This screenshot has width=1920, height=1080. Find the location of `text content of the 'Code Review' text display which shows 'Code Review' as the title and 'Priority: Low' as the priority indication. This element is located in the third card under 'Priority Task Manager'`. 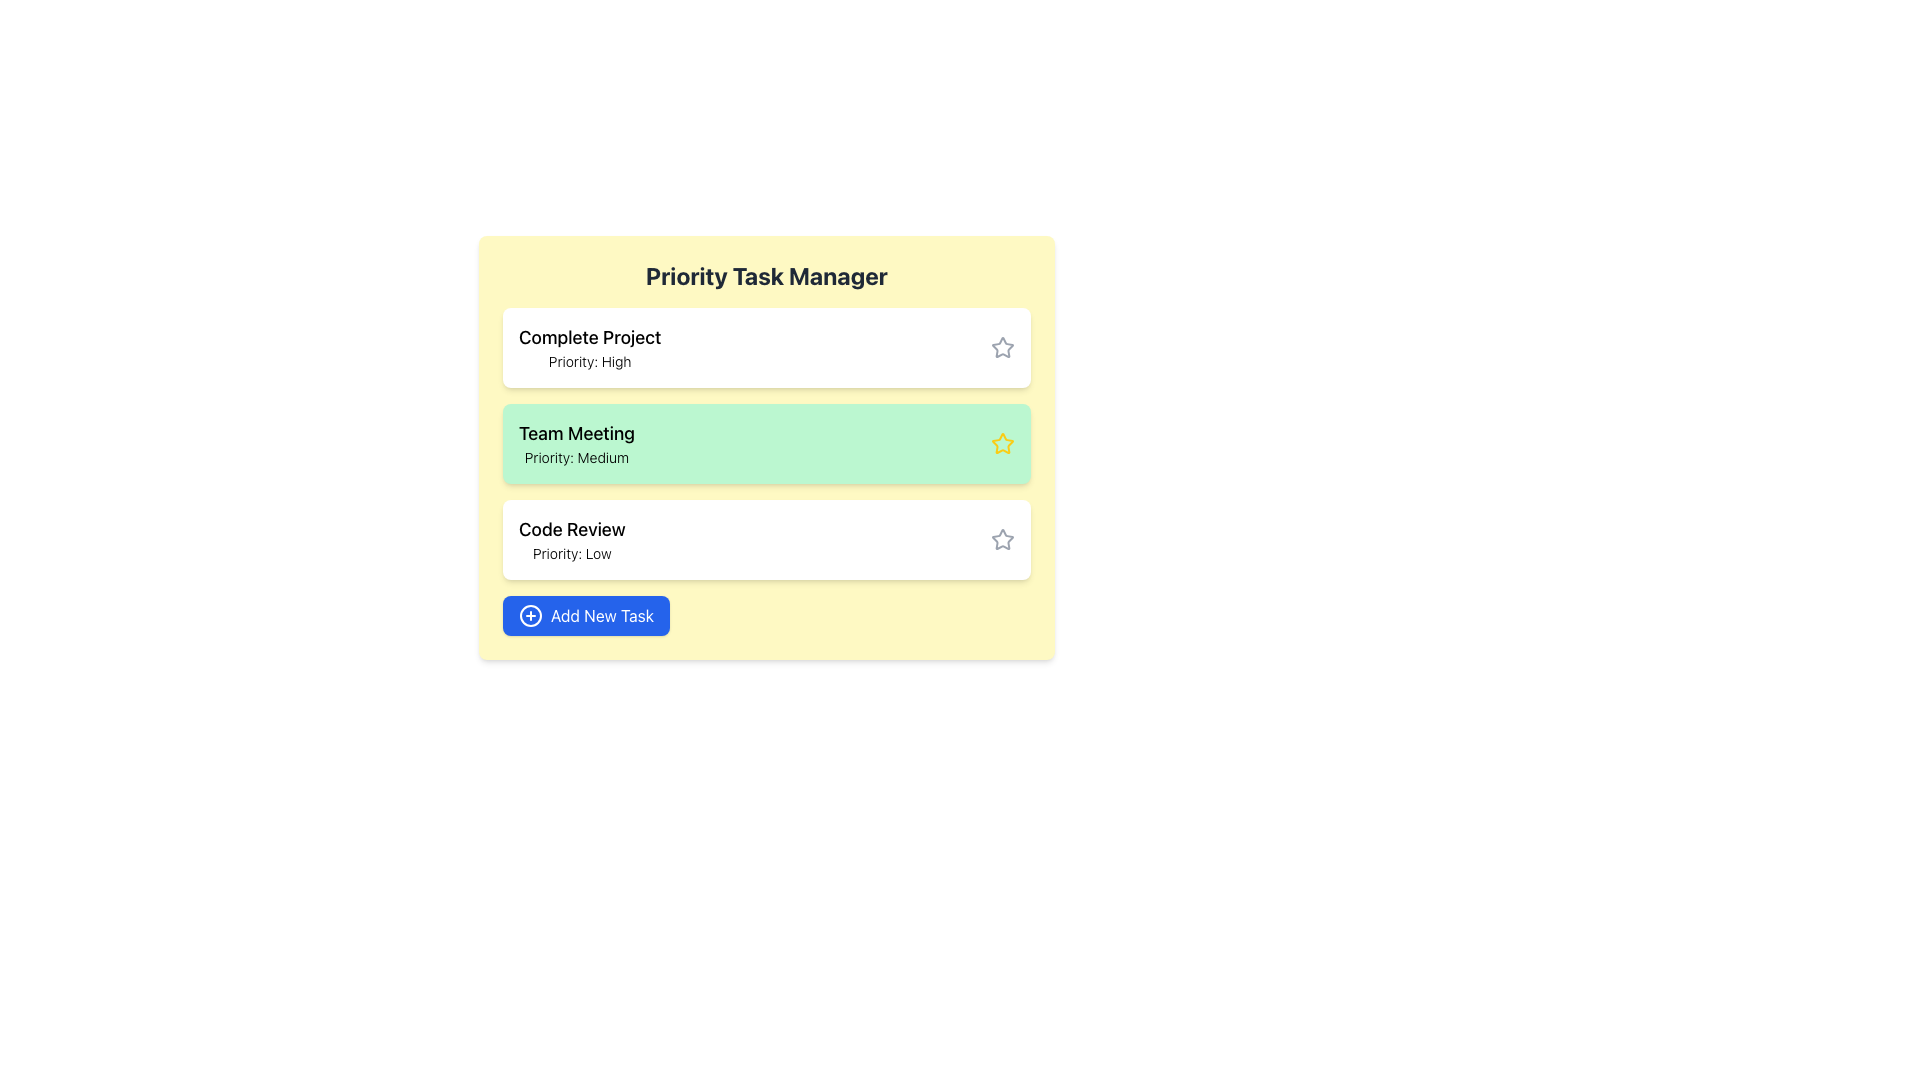

text content of the 'Code Review' text display which shows 'Code Review' as the title and 'Priority: Low' as the priority indication. This element is located in the third card under 'Priority Task Manager' is located at coordinates (571, 540).